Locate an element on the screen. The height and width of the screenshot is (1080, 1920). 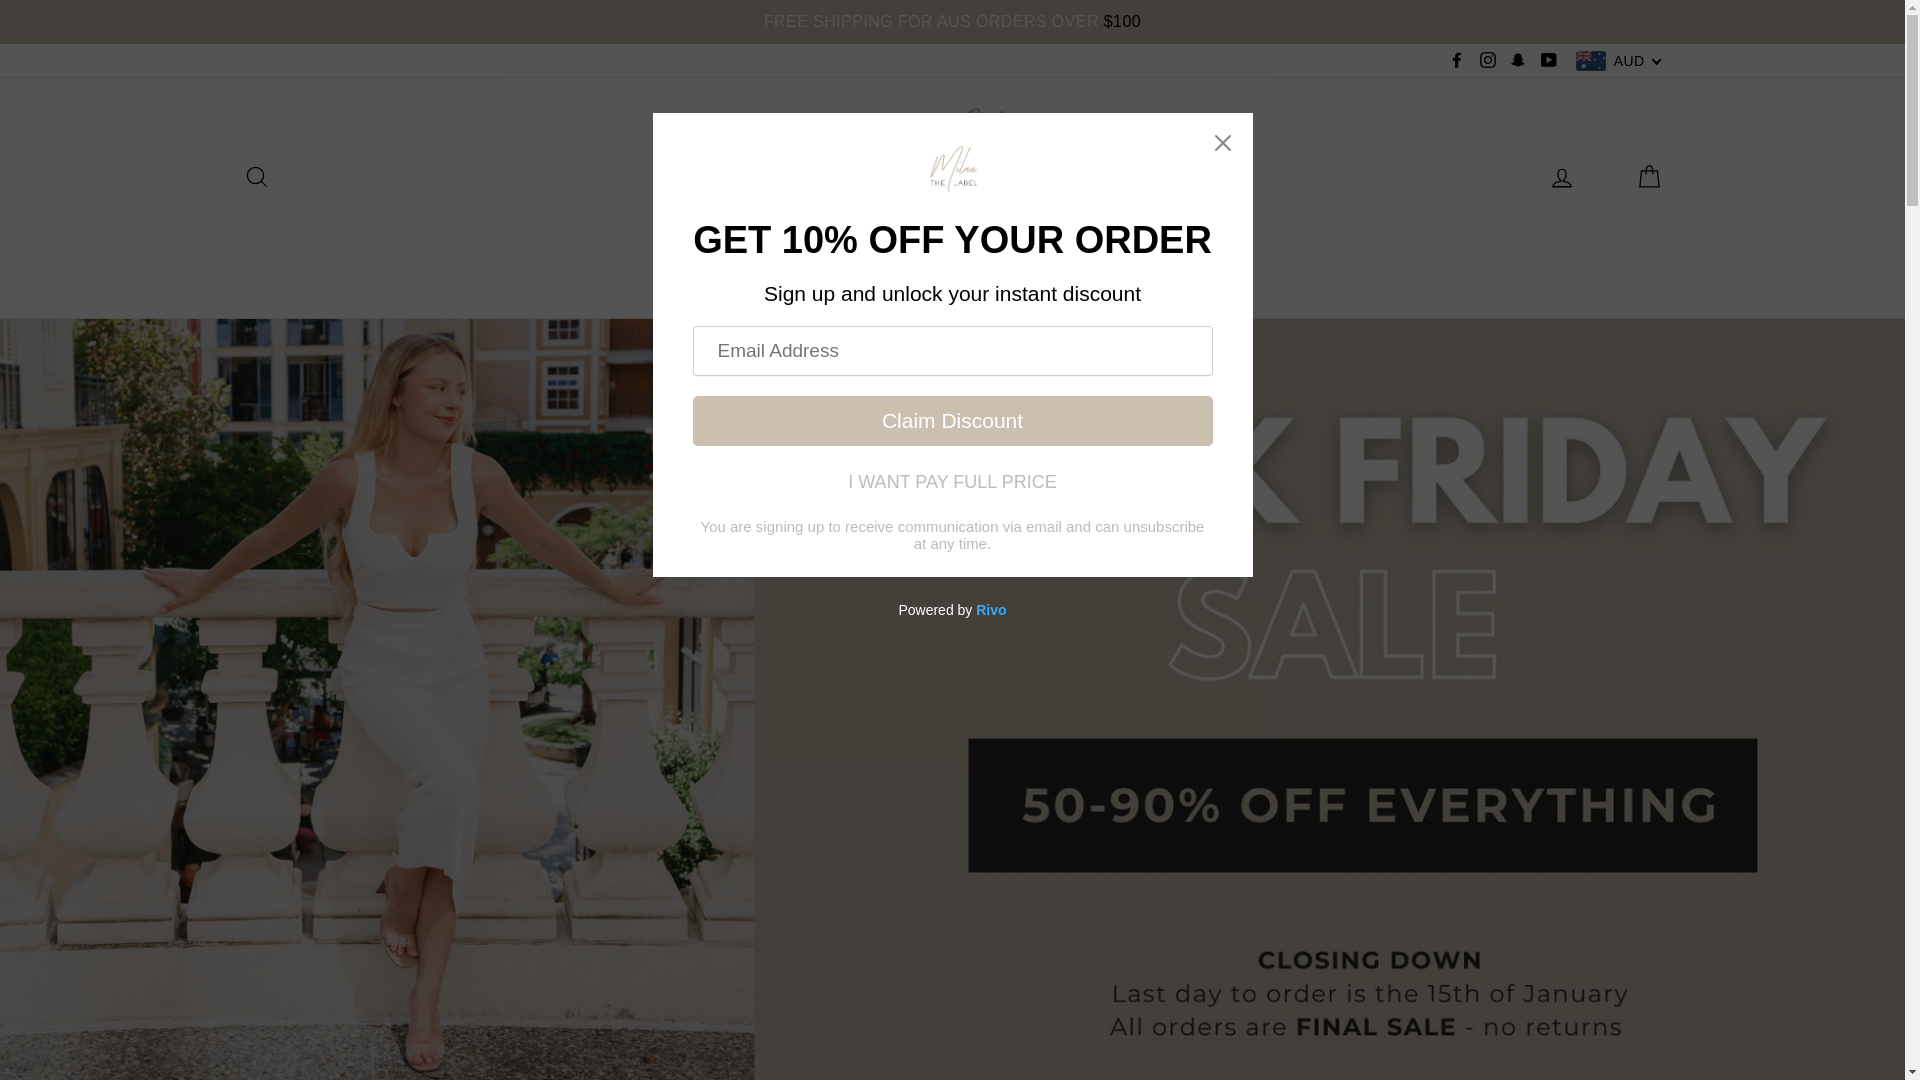
'Search' is located at coordinates (254, 174).